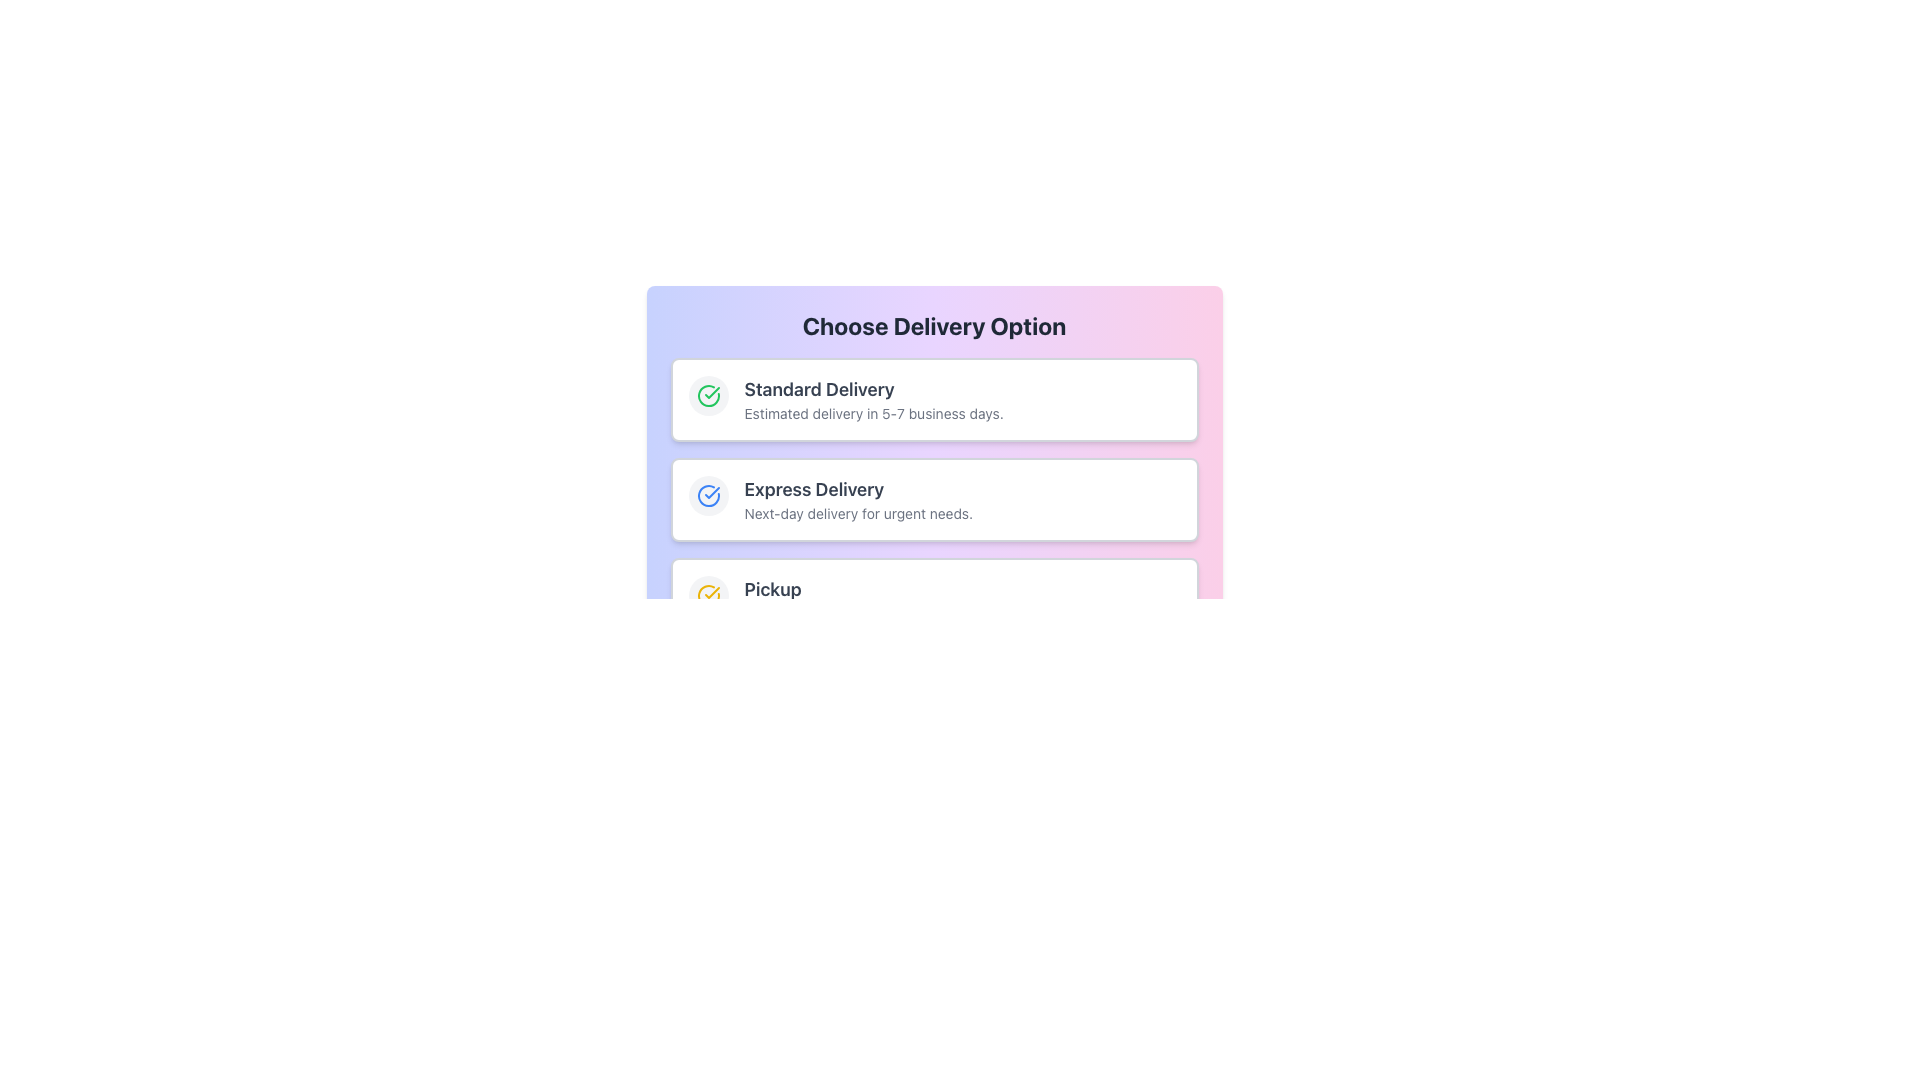 Image resolution: width=1920 pixels, height=1080 pixels. Describe the element at coordinates (933, 400) in the screenshot. I see `the 'Standard Delivery' selectable list item, which features a green circle with a checkmark and displays the text 'Estimated delivery in 5-7 business days.'` at that location.